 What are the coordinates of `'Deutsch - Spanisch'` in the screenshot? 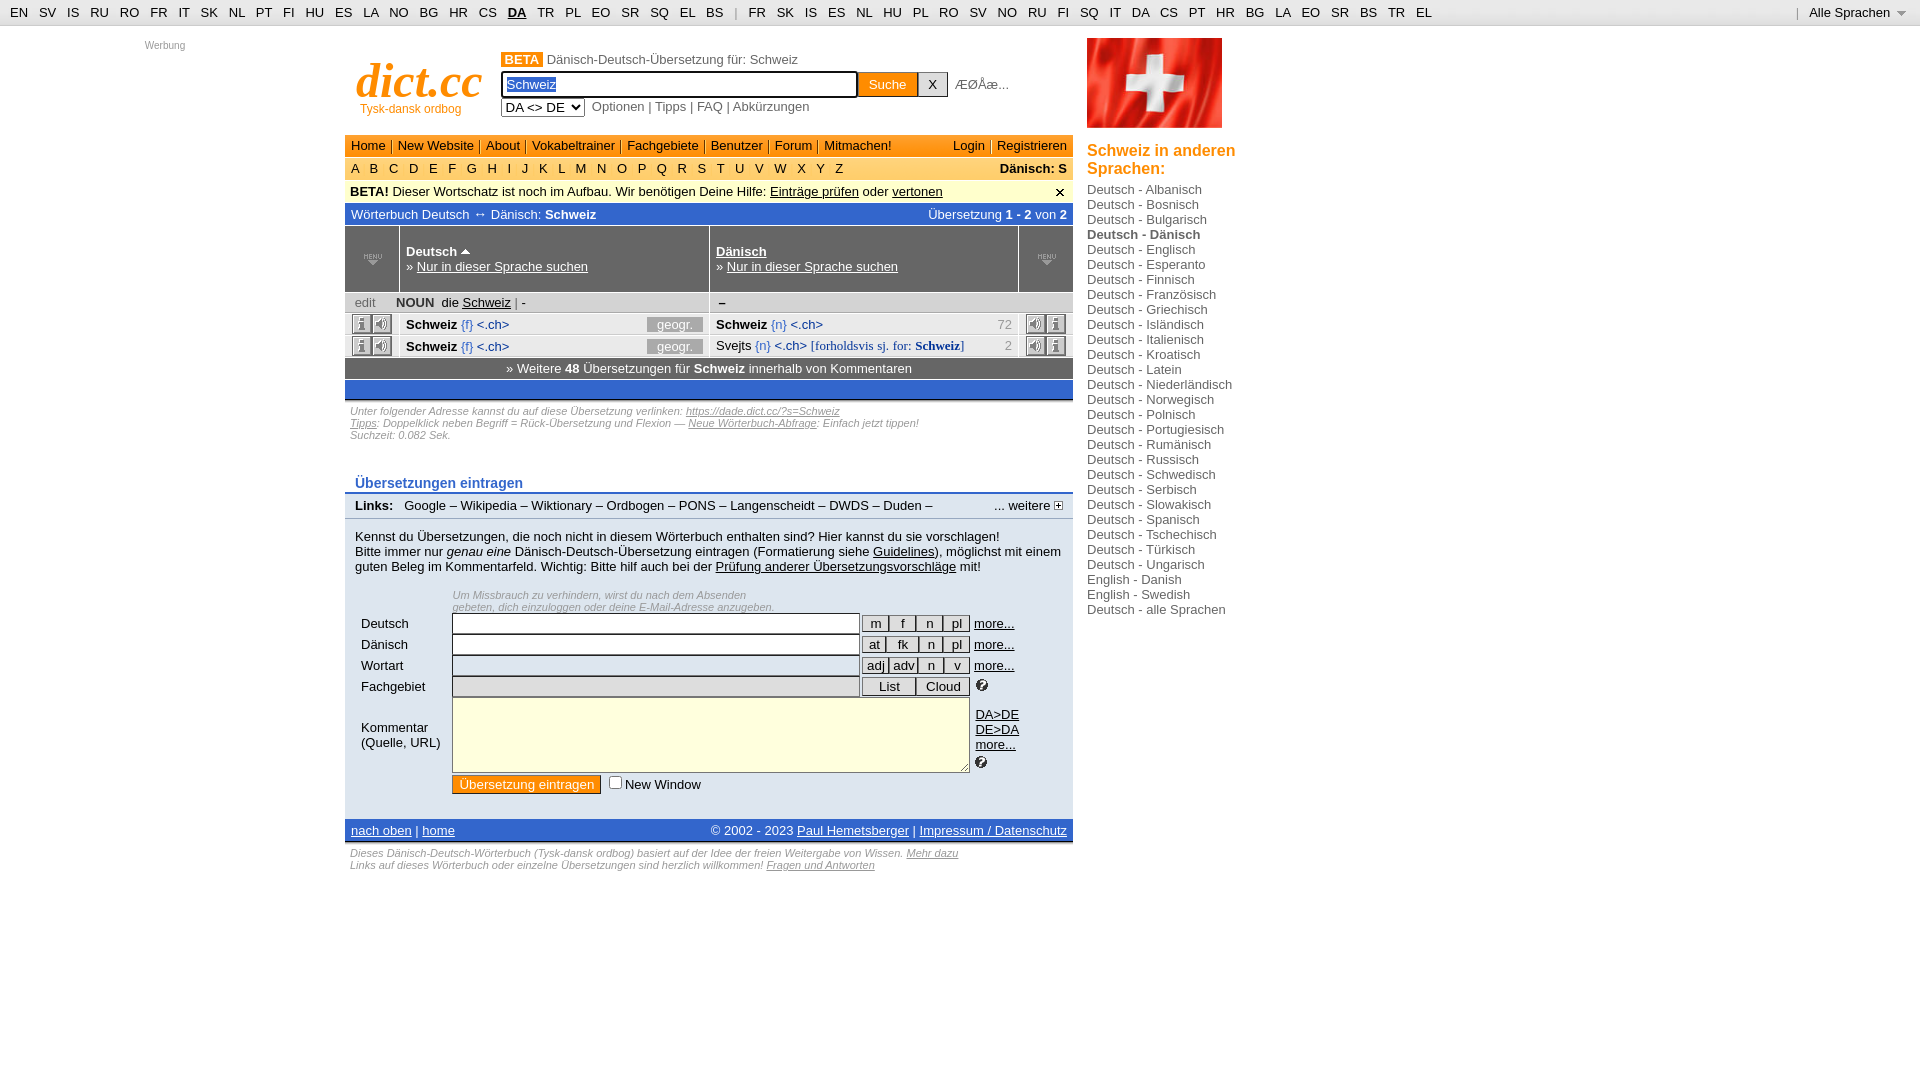 It's located at (1143, 518).